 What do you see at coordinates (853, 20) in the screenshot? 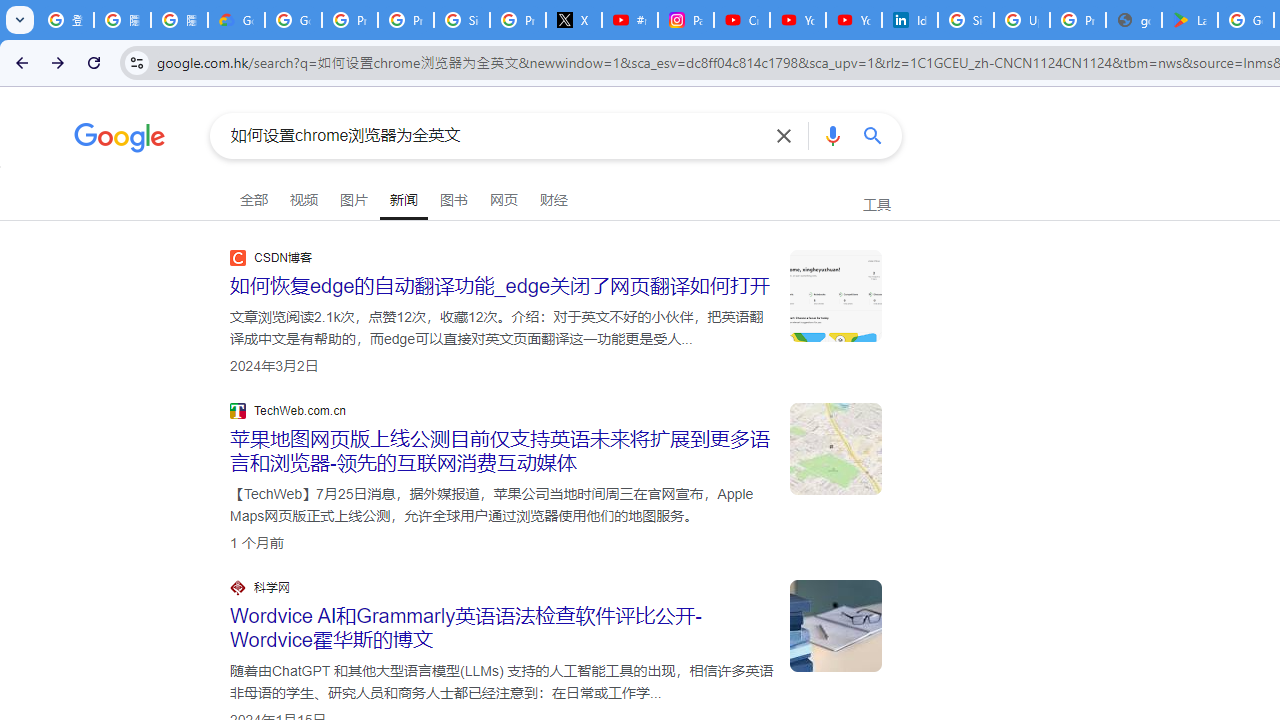
I see `'YouTube Culture & Trends - YouTube Top 10, 2021'` at bounding box center [853, 20].